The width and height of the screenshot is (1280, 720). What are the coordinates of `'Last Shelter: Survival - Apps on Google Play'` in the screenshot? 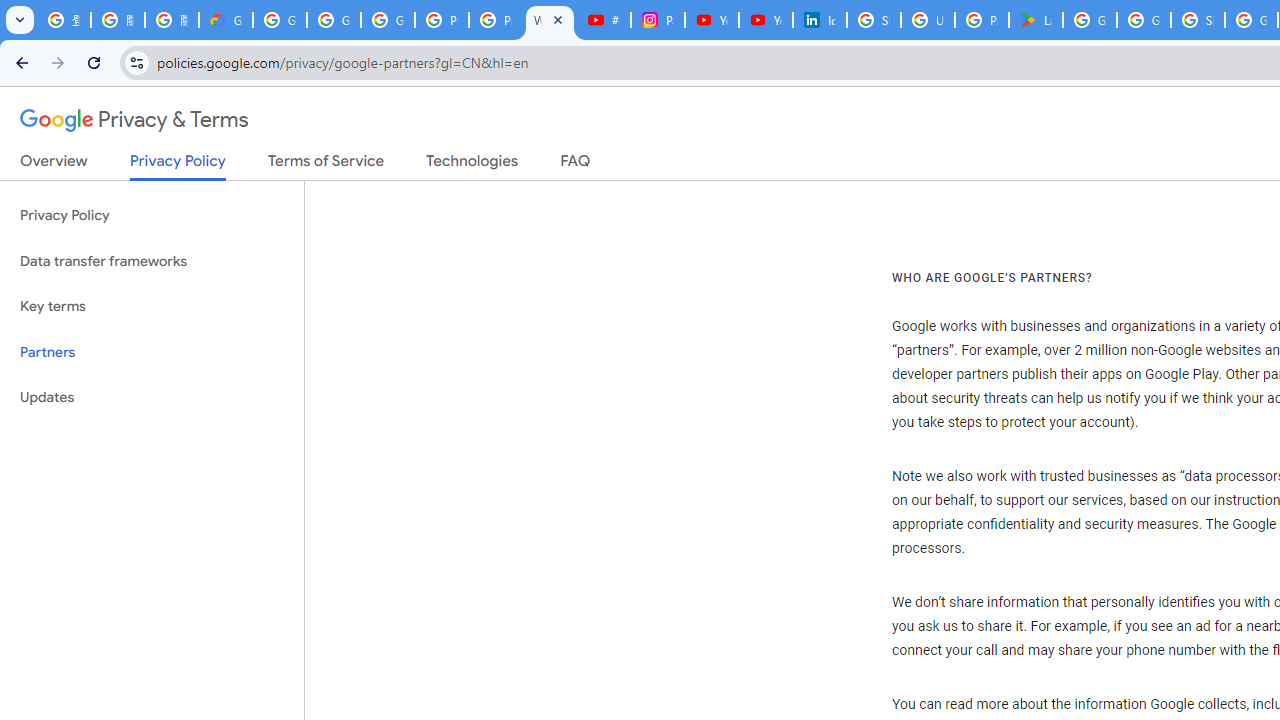 It's located at (1036, 20).